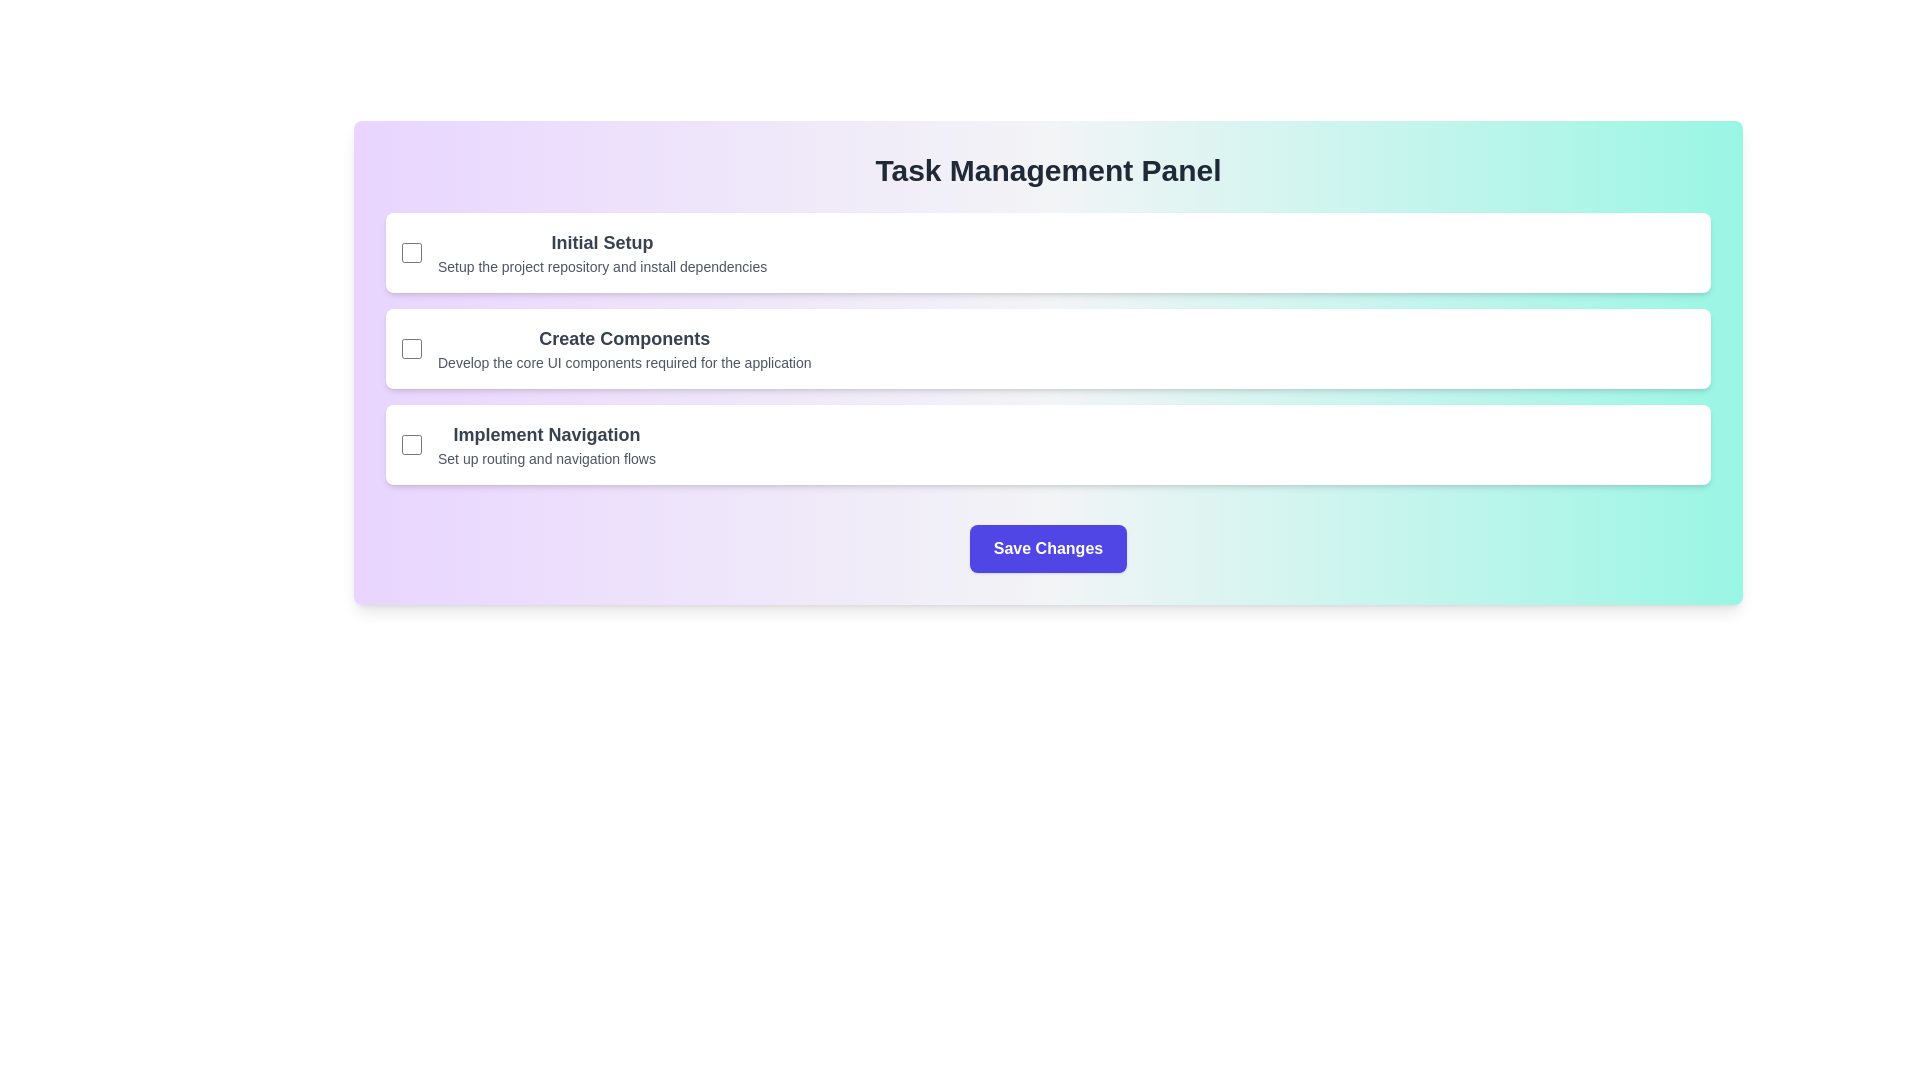 The image size is (1920, 1080). Describe the element at coordinates (547, 434) in the screenshot. I see `the text component displaying 'Implement Navigation', which is the header of the third task in the vertically stacked task list` at that location.